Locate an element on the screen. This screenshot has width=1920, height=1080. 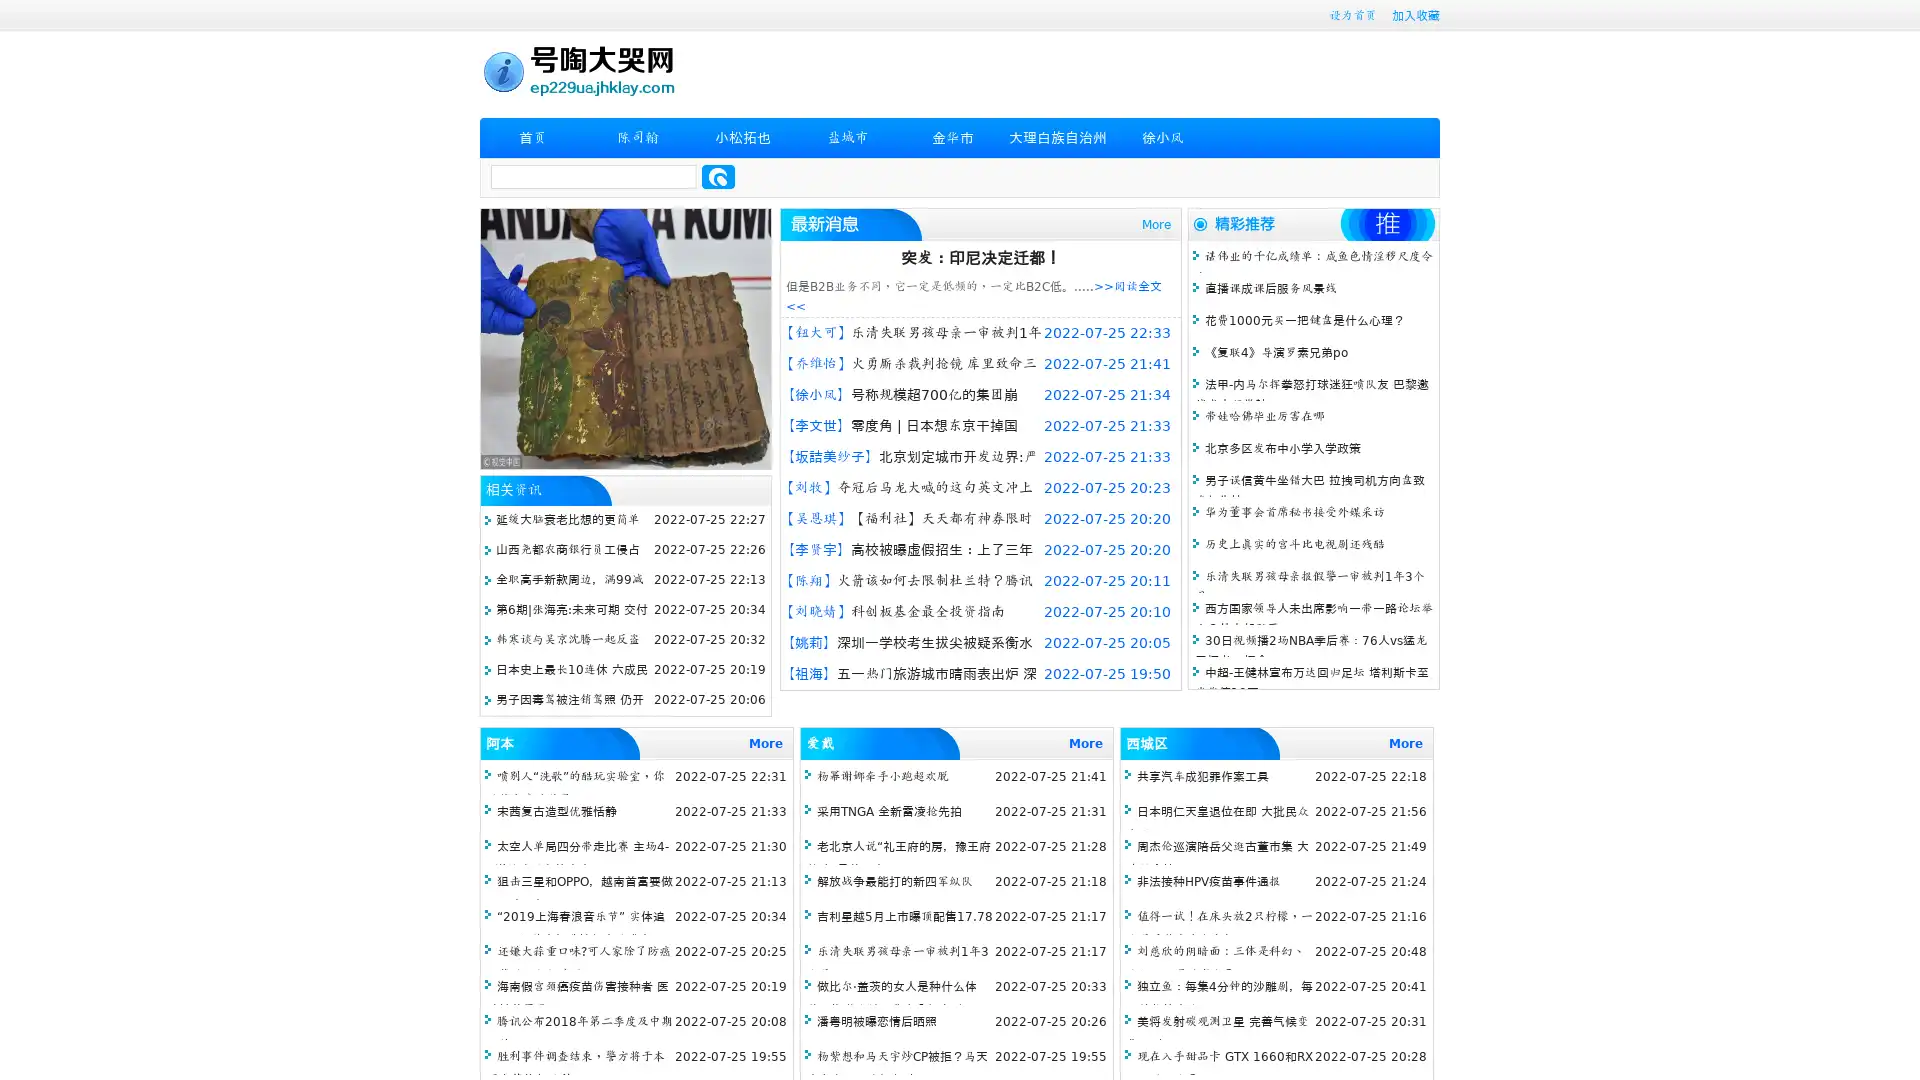
Search is located at coordinates (718, 176).